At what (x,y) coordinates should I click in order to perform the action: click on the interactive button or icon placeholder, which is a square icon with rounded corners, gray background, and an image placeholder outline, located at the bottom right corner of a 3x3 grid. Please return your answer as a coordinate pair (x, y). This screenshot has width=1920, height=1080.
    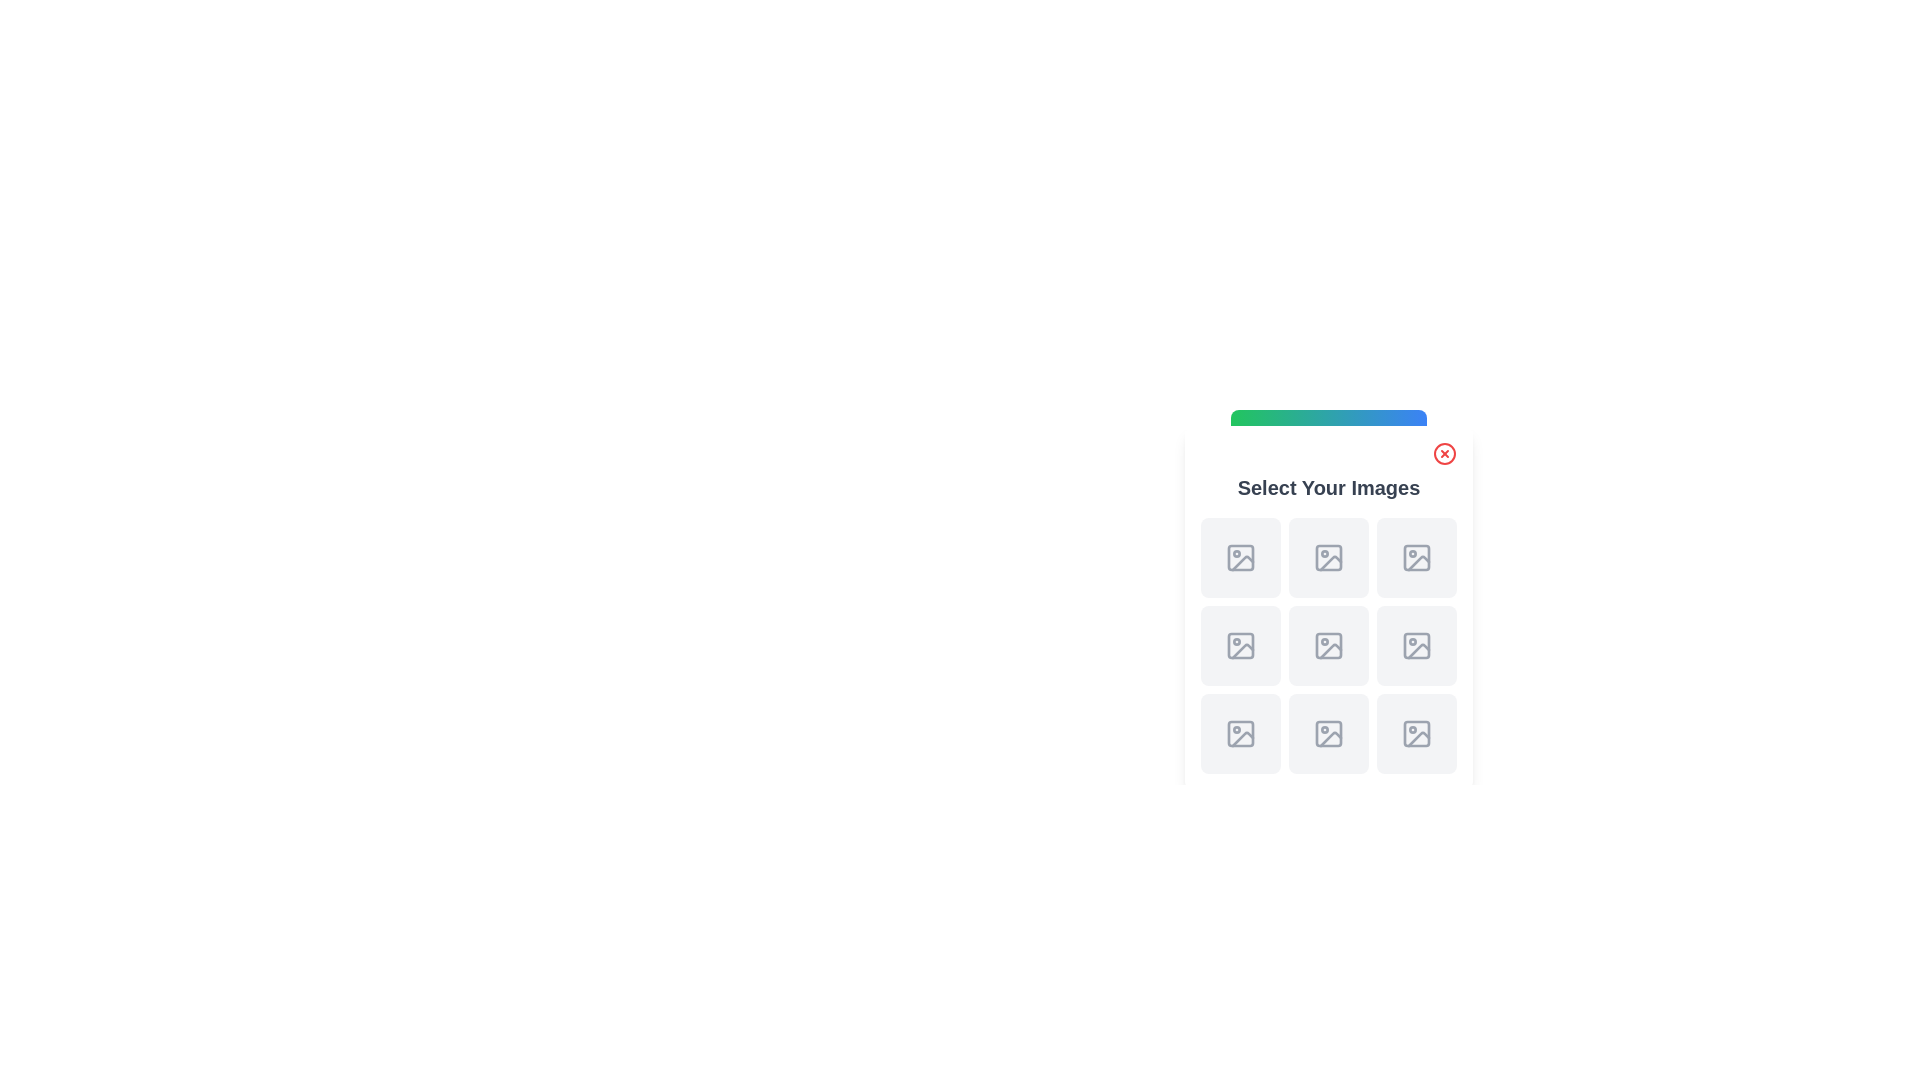
    Looking at the image, I should click on (1415, 645).